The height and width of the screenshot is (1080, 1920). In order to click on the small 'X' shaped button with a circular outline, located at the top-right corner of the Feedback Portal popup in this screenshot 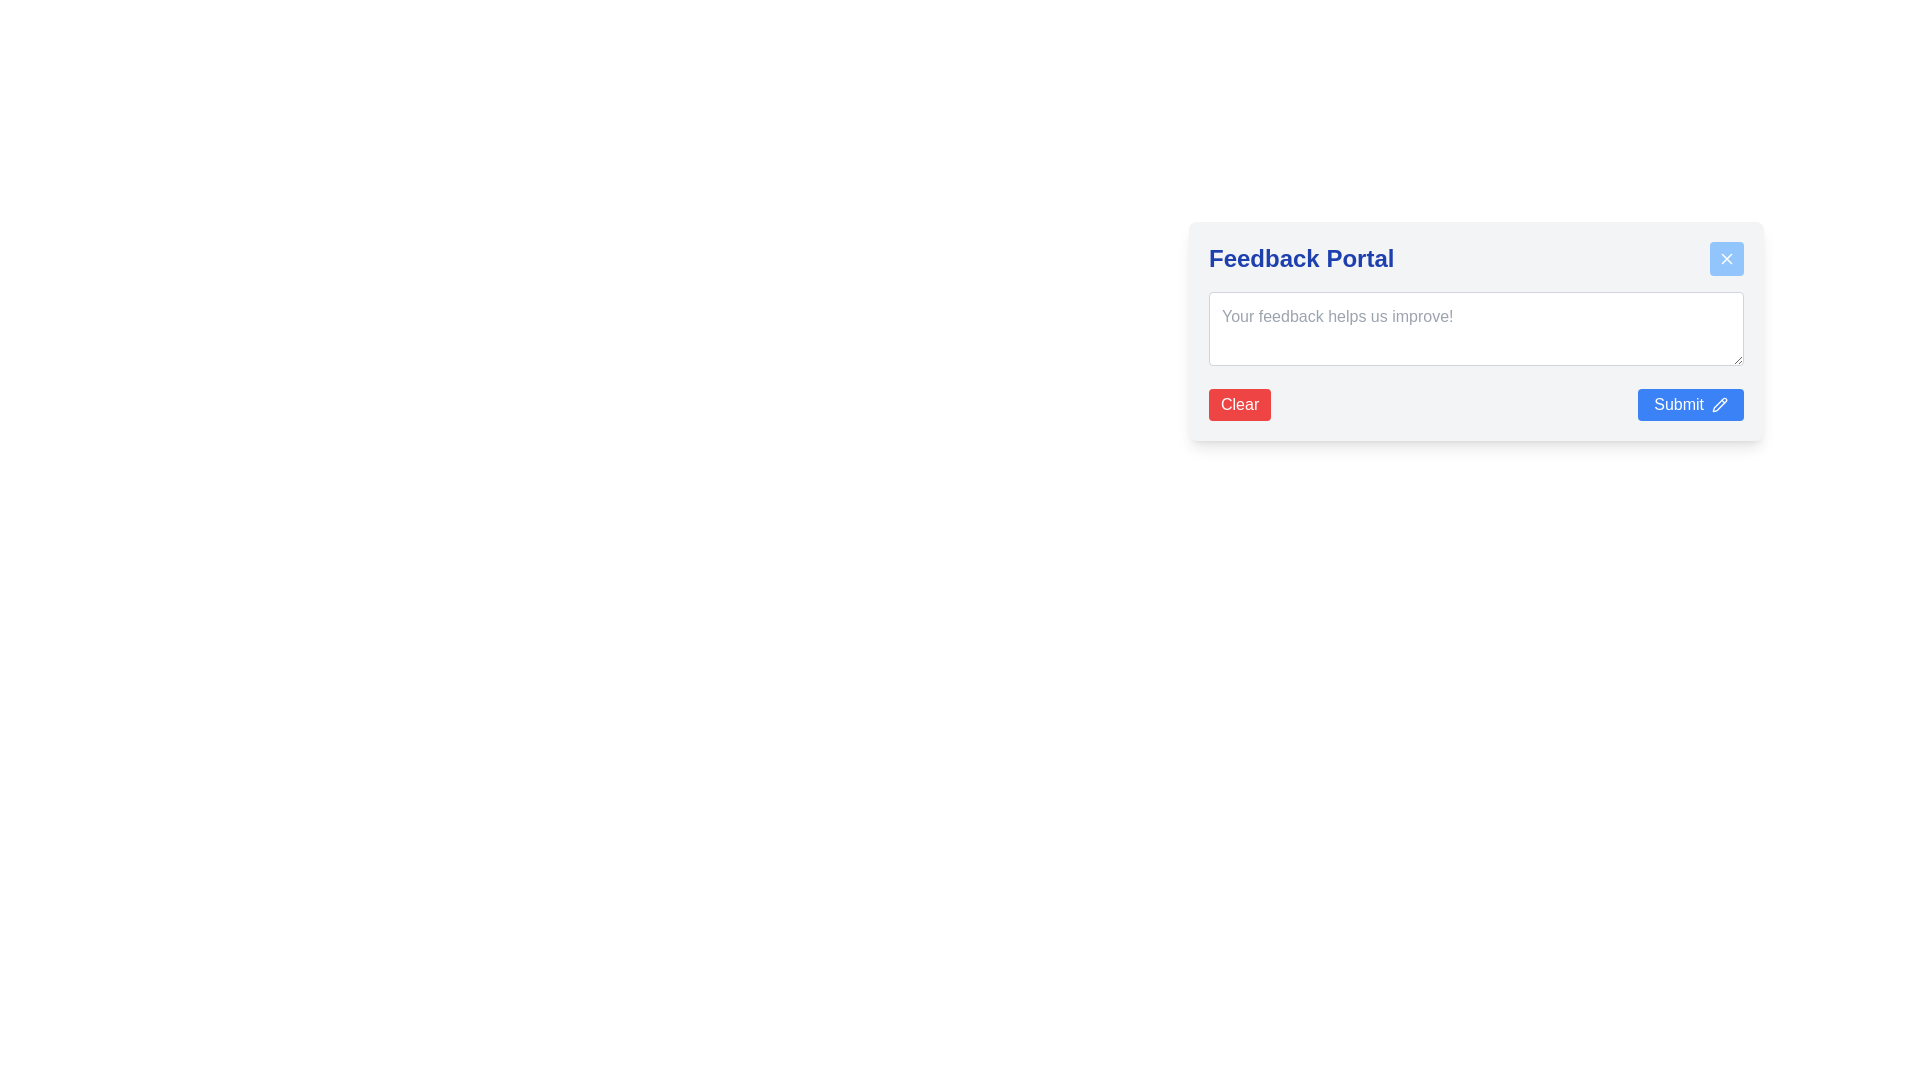, I will do `click(1726, 257)`.